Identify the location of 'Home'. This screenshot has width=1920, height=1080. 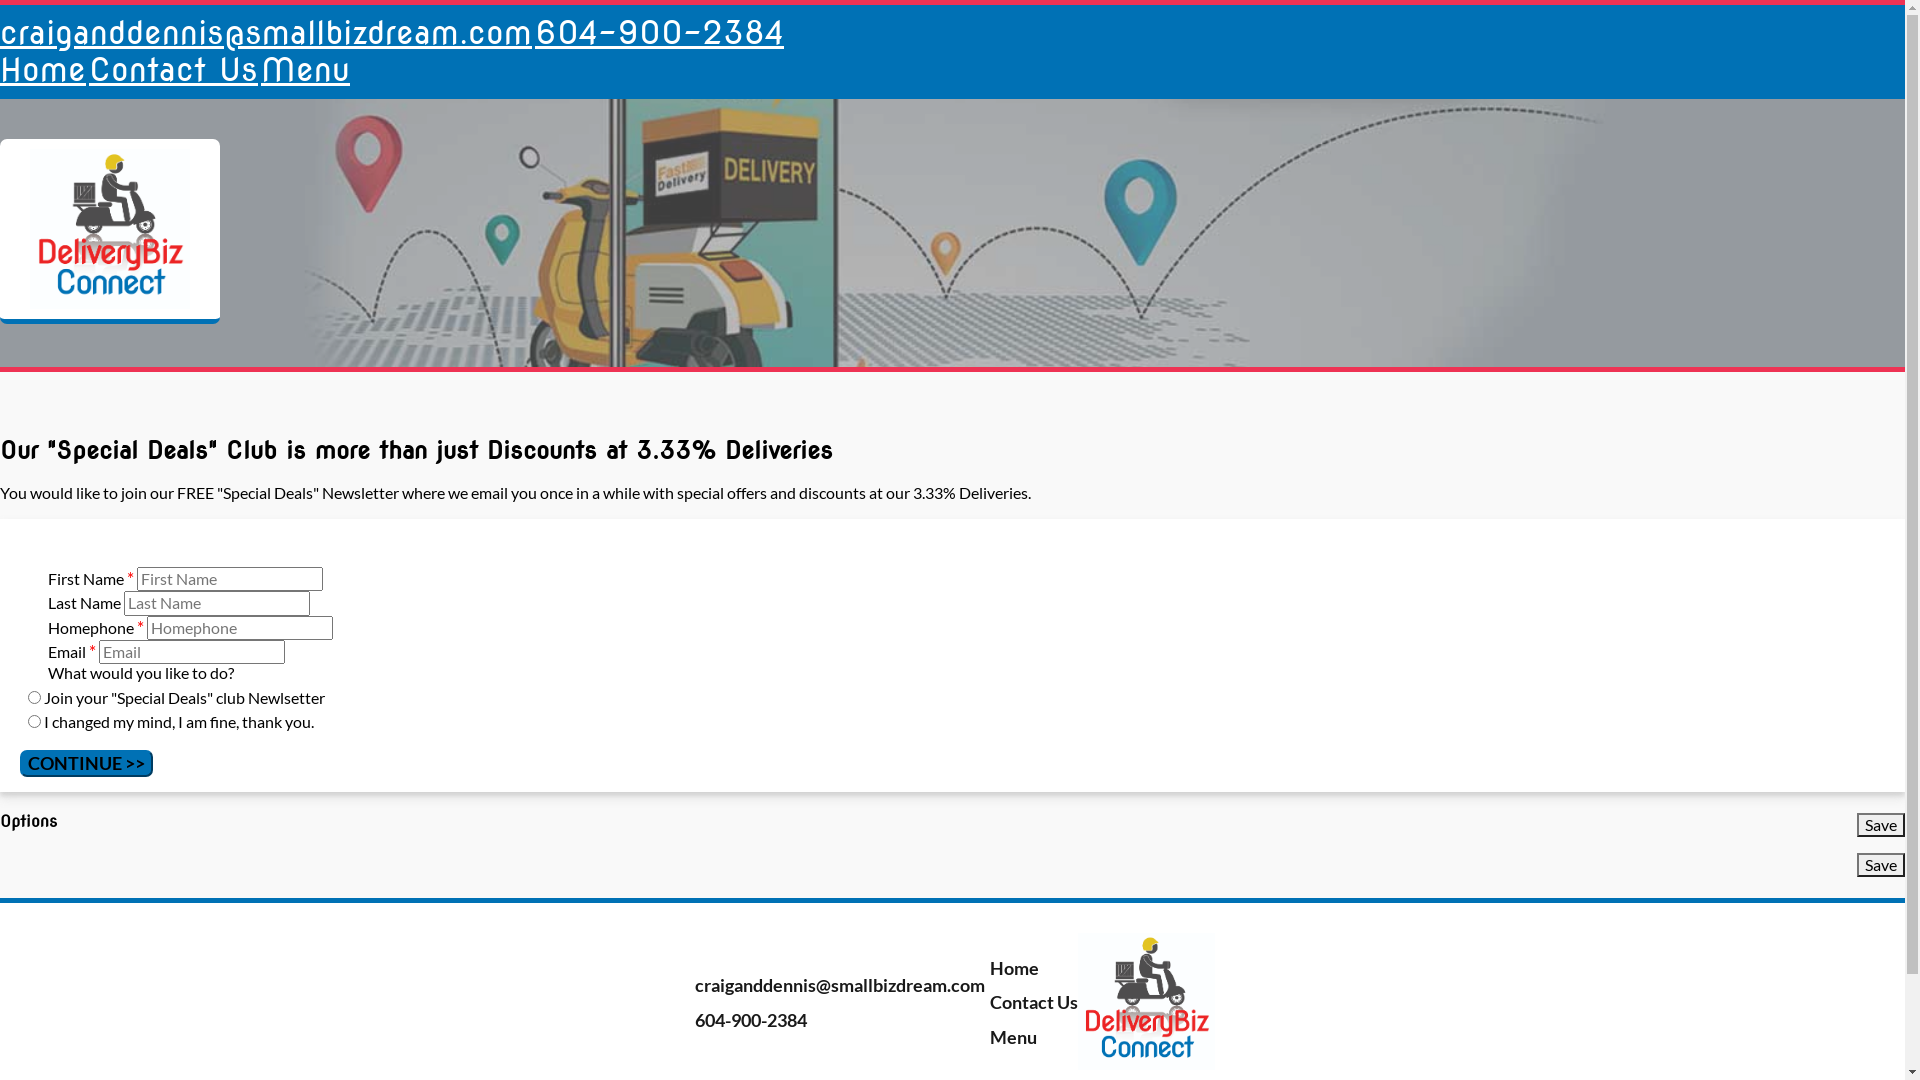
(1012, 967).